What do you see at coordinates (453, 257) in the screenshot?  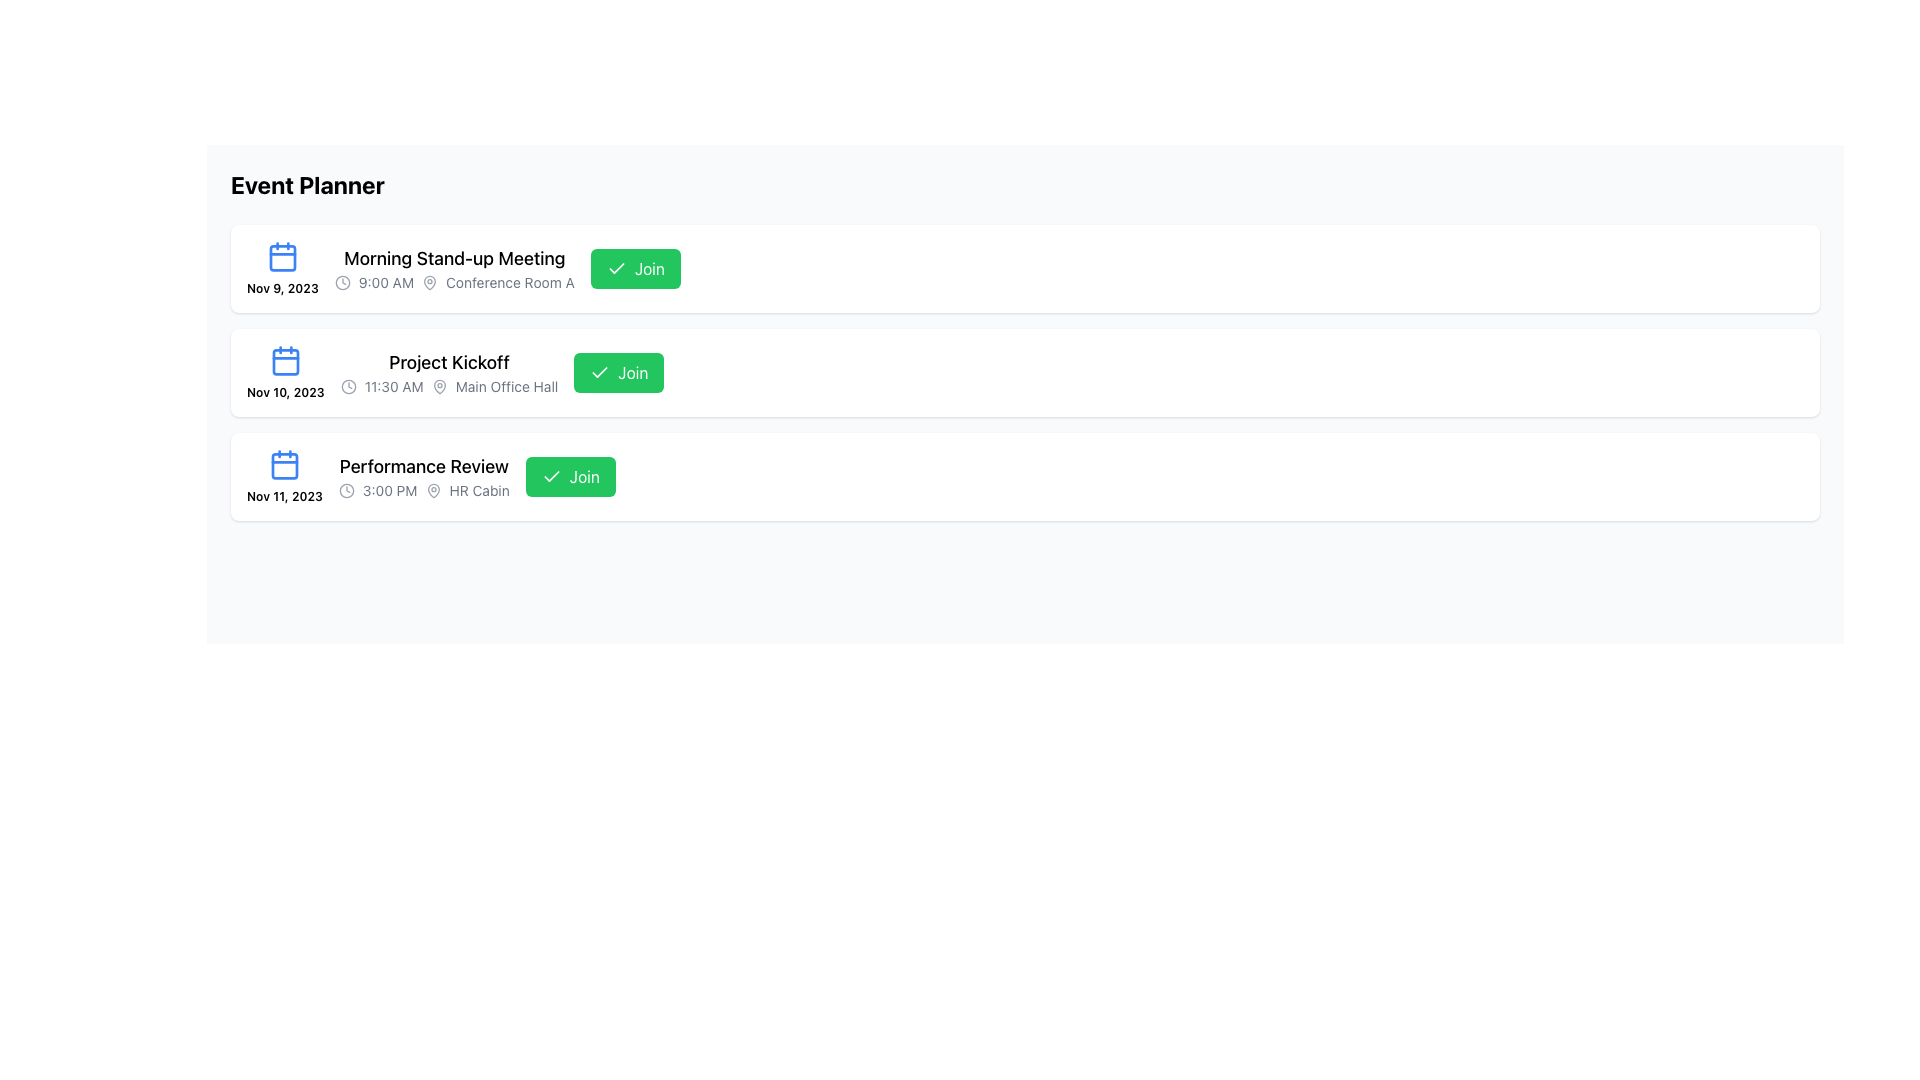 I see `the title of the scheduled event` at bounding box center [453, 257].